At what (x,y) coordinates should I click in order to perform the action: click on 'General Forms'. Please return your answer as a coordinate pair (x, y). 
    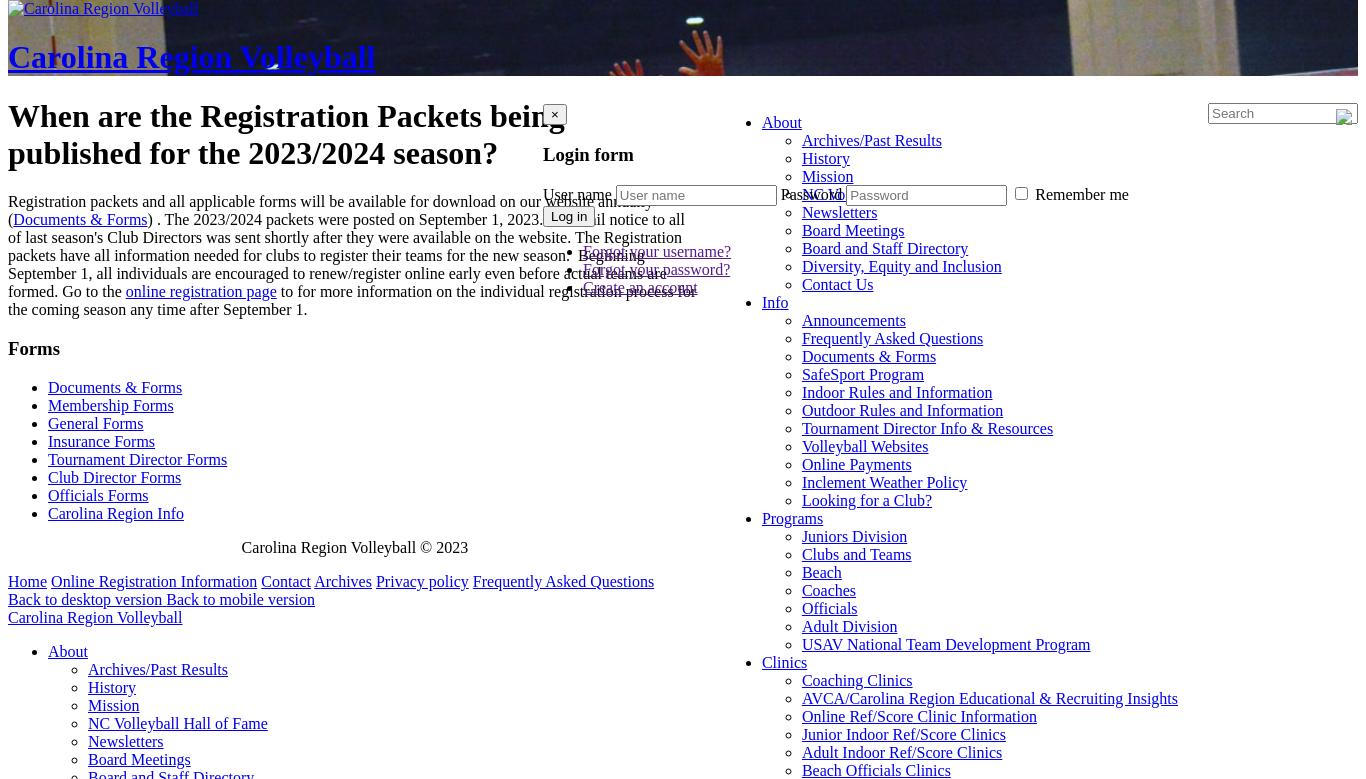
    Looking at the image, I should click on (95, 421).